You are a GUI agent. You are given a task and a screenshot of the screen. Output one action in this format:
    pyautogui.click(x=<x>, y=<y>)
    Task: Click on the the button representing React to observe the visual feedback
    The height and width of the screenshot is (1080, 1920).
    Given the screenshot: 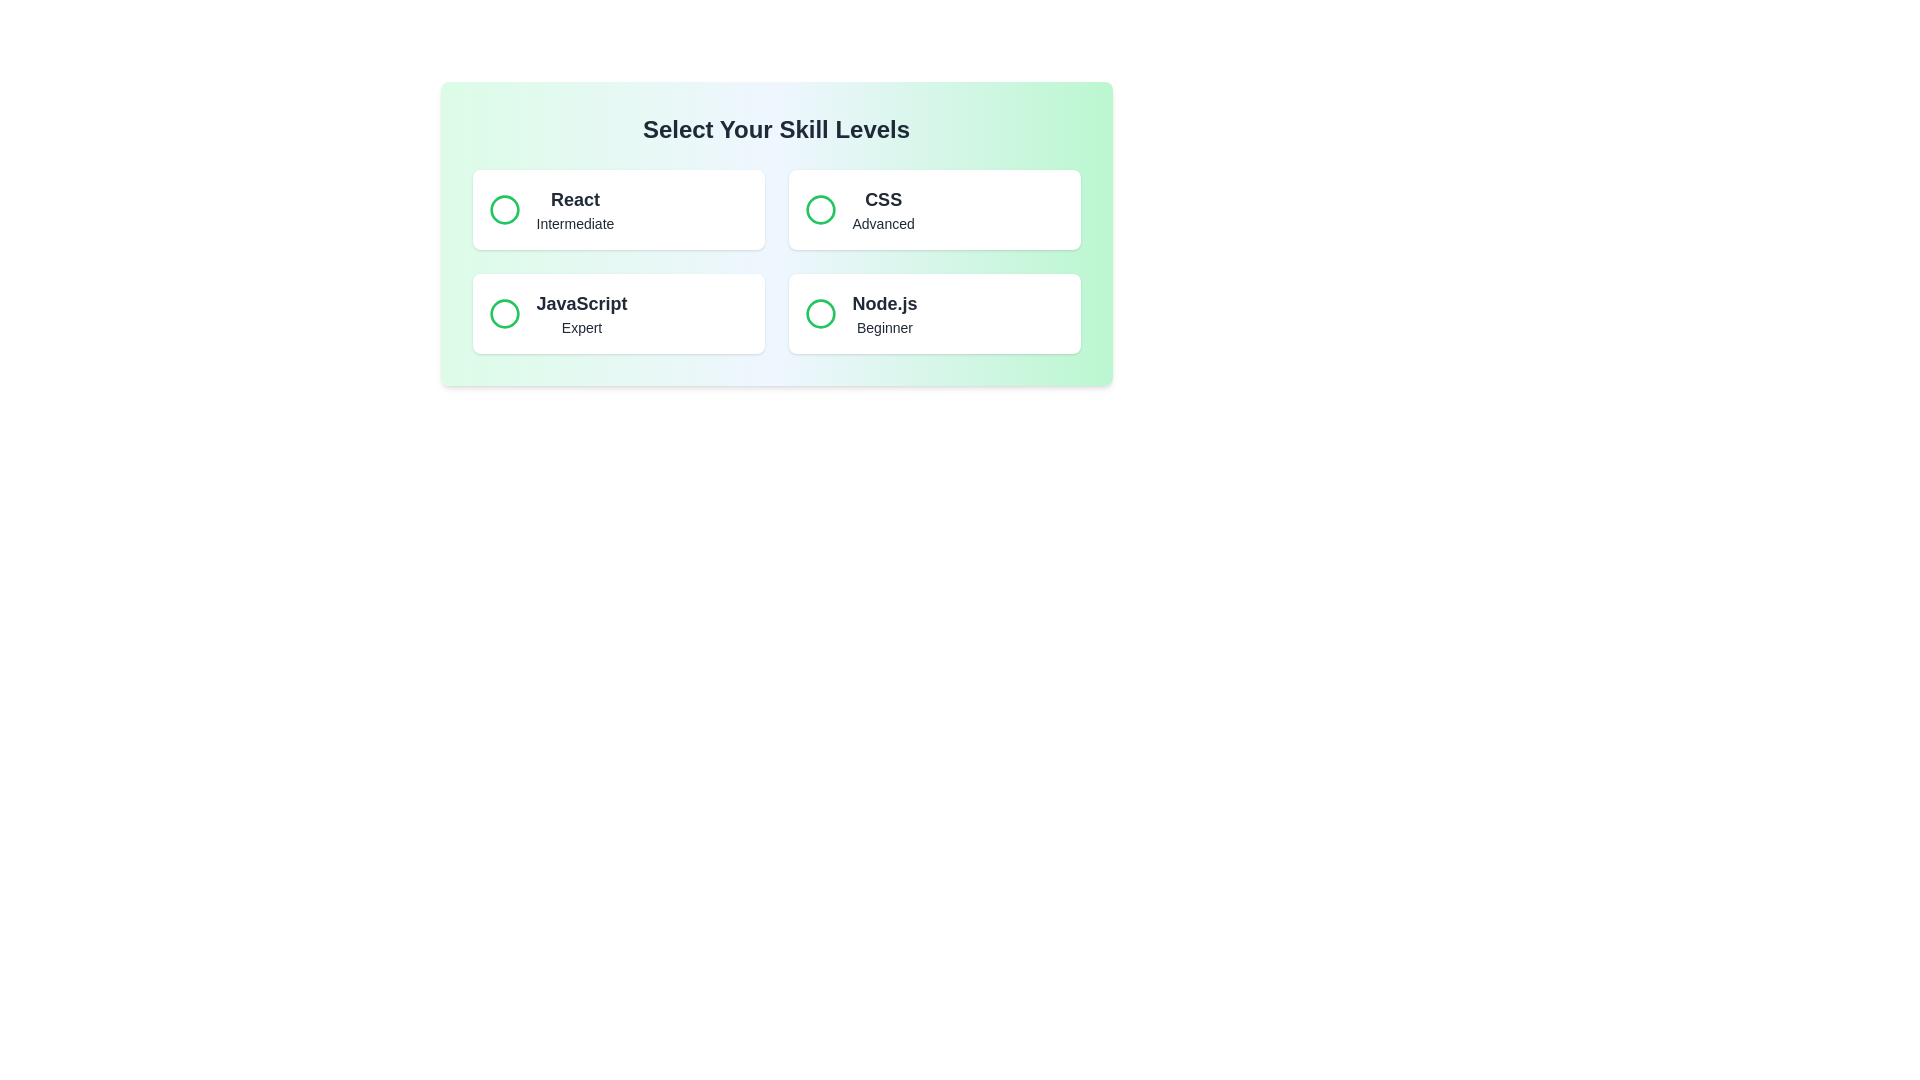 What is the action you would take?
    pyautogui.click(x=617, y=209)
    